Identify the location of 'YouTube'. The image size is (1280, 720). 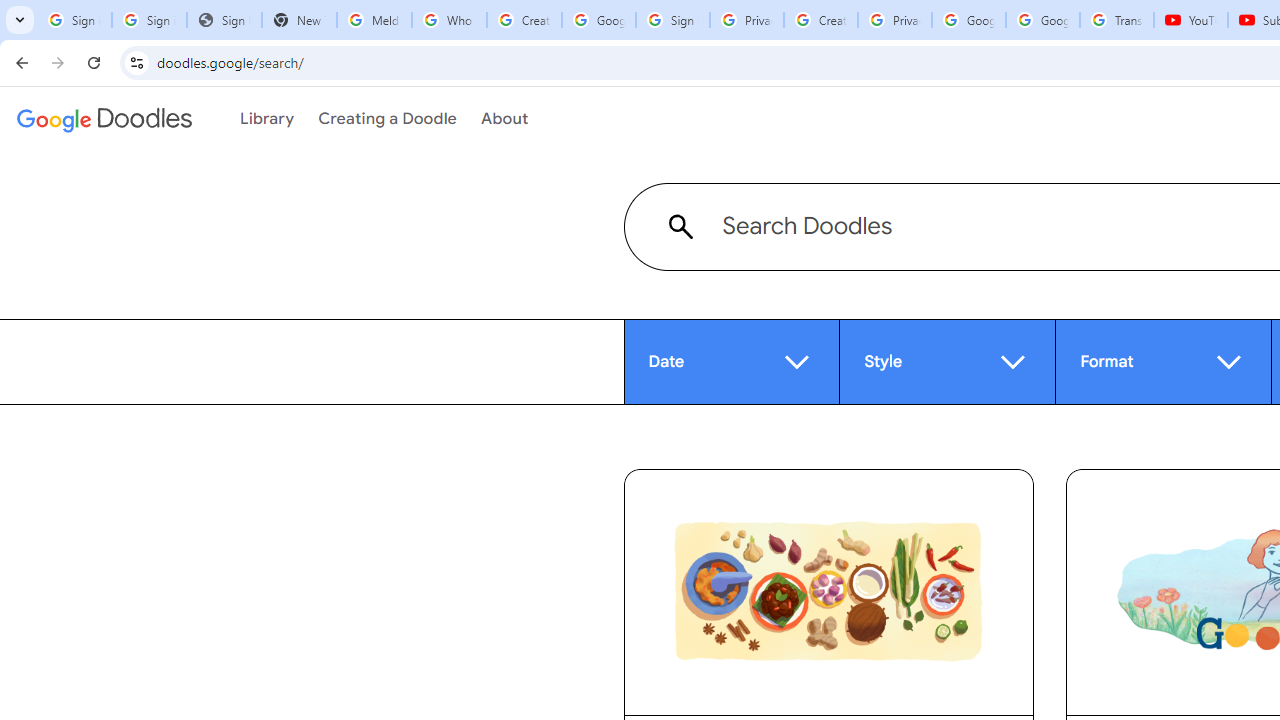
(1191, 20).